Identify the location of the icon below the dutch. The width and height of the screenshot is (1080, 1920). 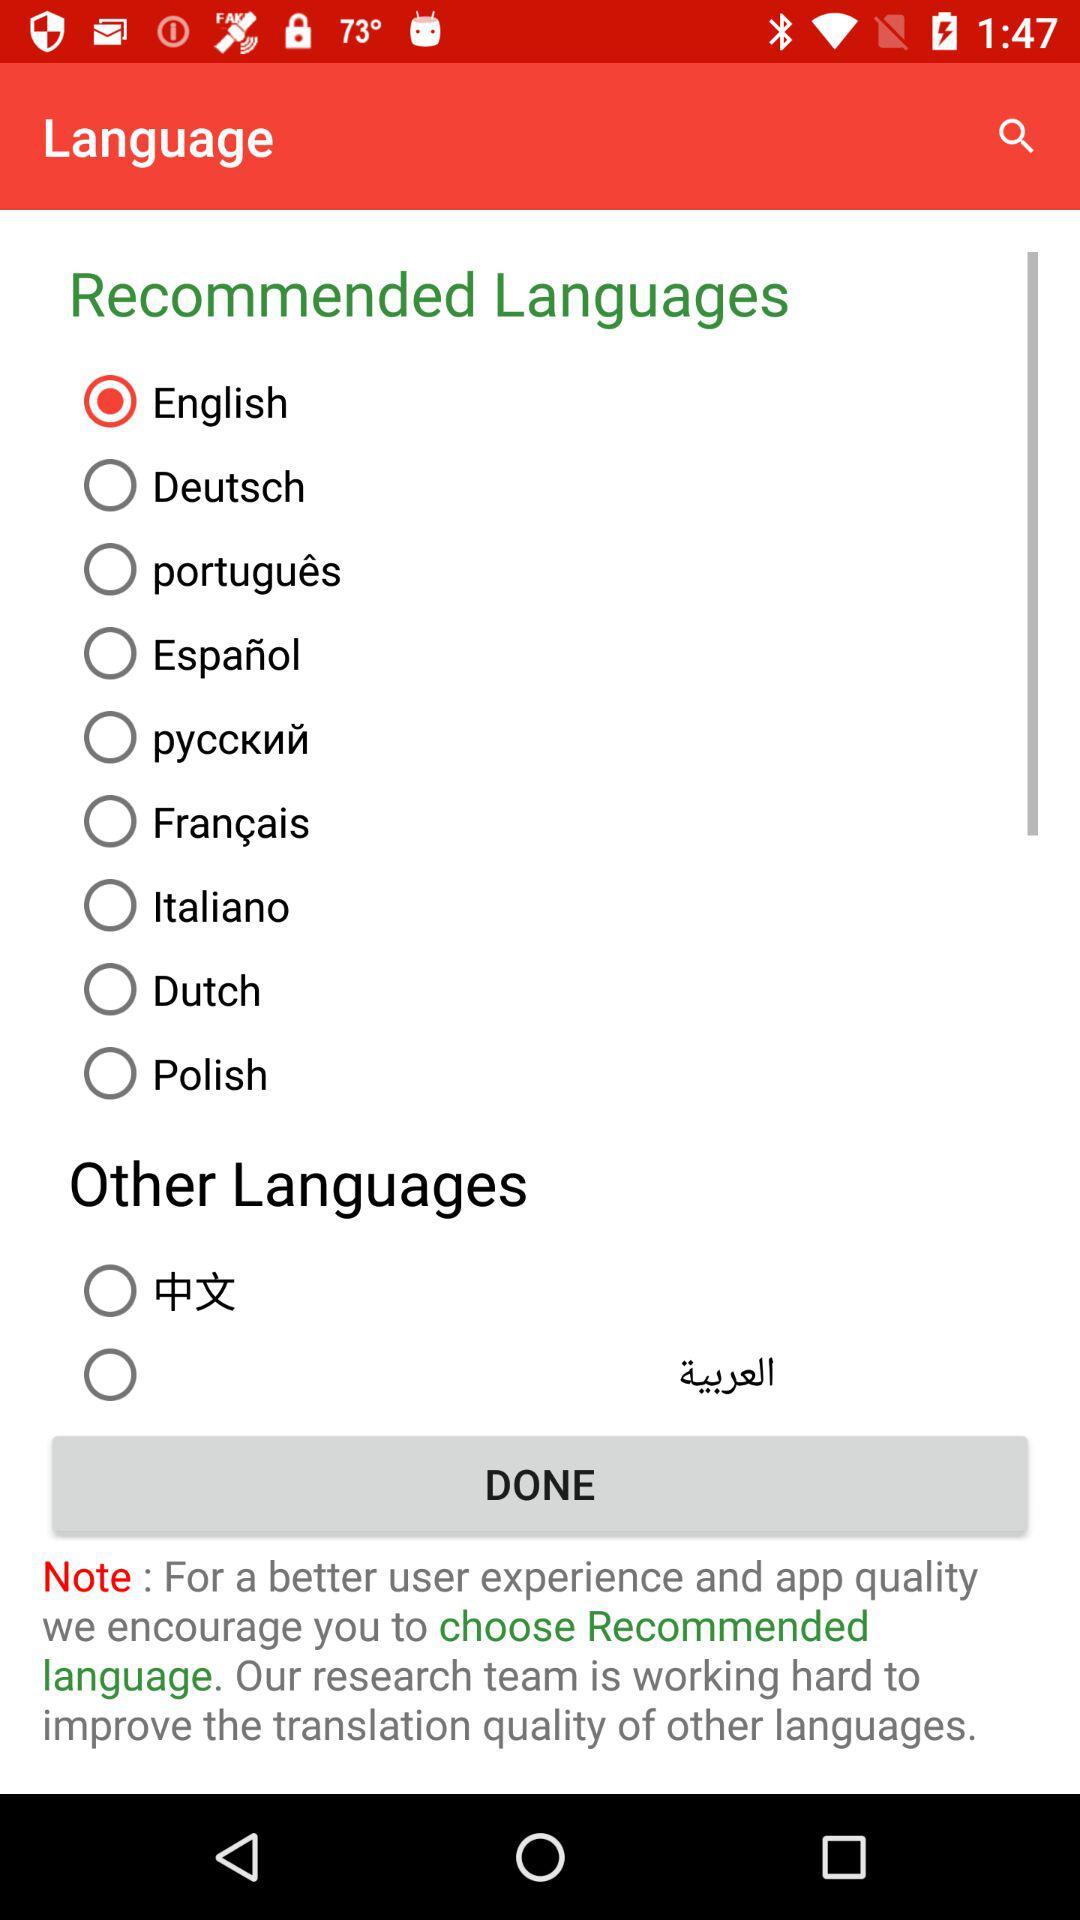
(553, 1072).